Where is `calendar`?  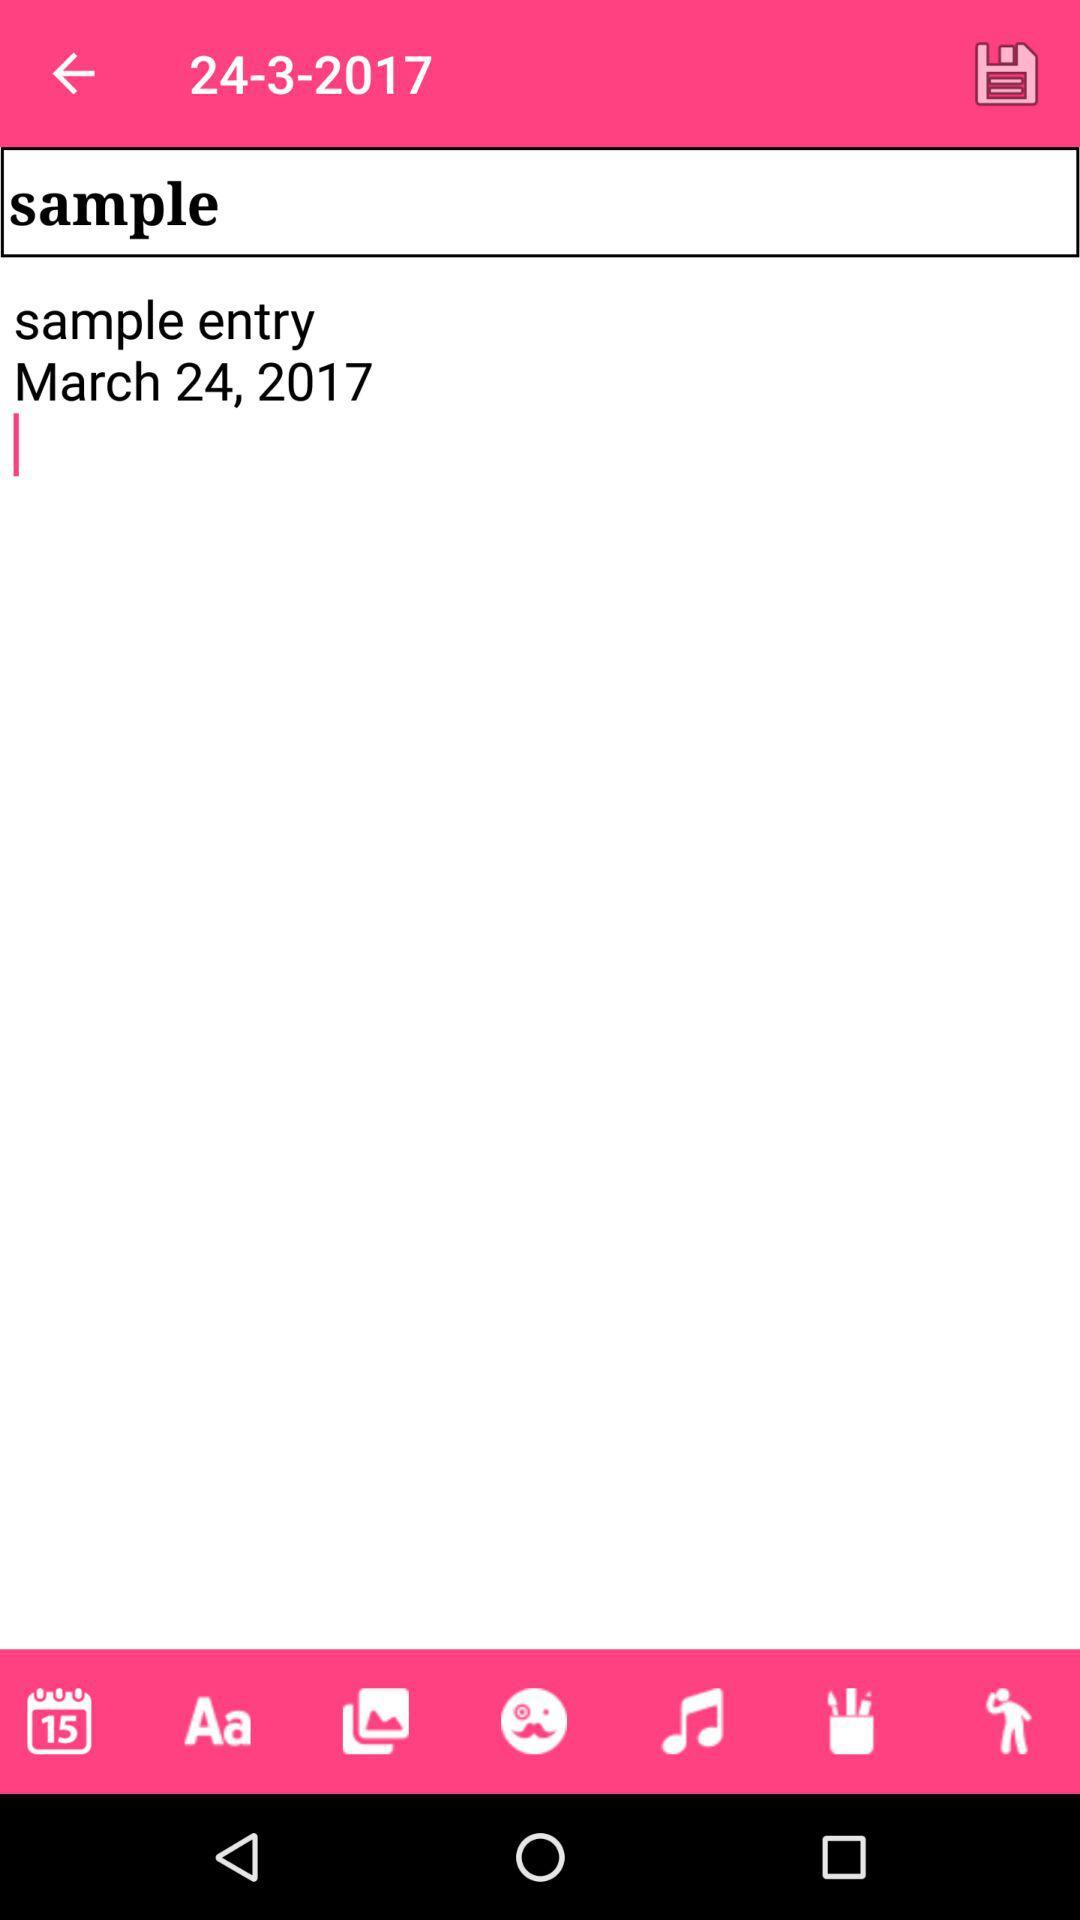
calendar is located at coordinates (58, 1720).